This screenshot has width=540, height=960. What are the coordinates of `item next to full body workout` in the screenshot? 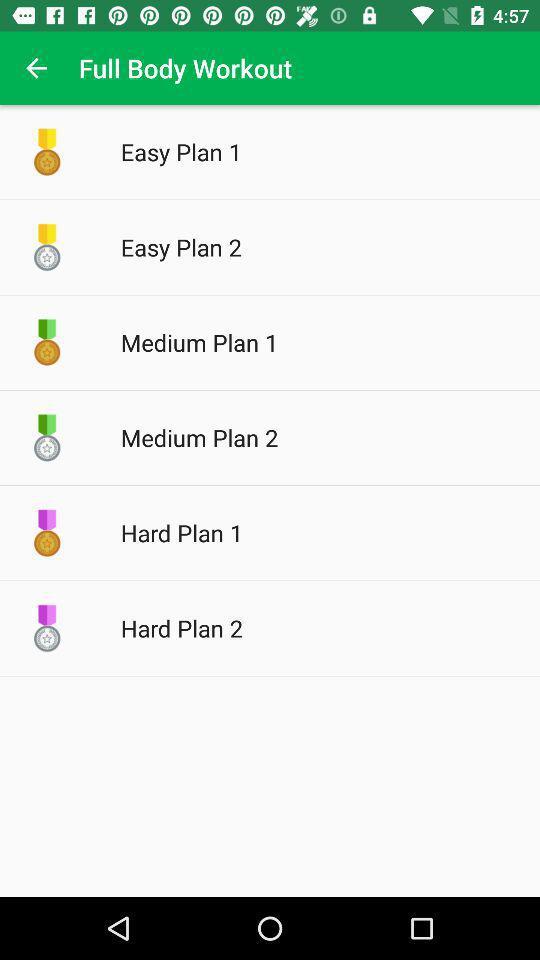 It's located at (36, 68).